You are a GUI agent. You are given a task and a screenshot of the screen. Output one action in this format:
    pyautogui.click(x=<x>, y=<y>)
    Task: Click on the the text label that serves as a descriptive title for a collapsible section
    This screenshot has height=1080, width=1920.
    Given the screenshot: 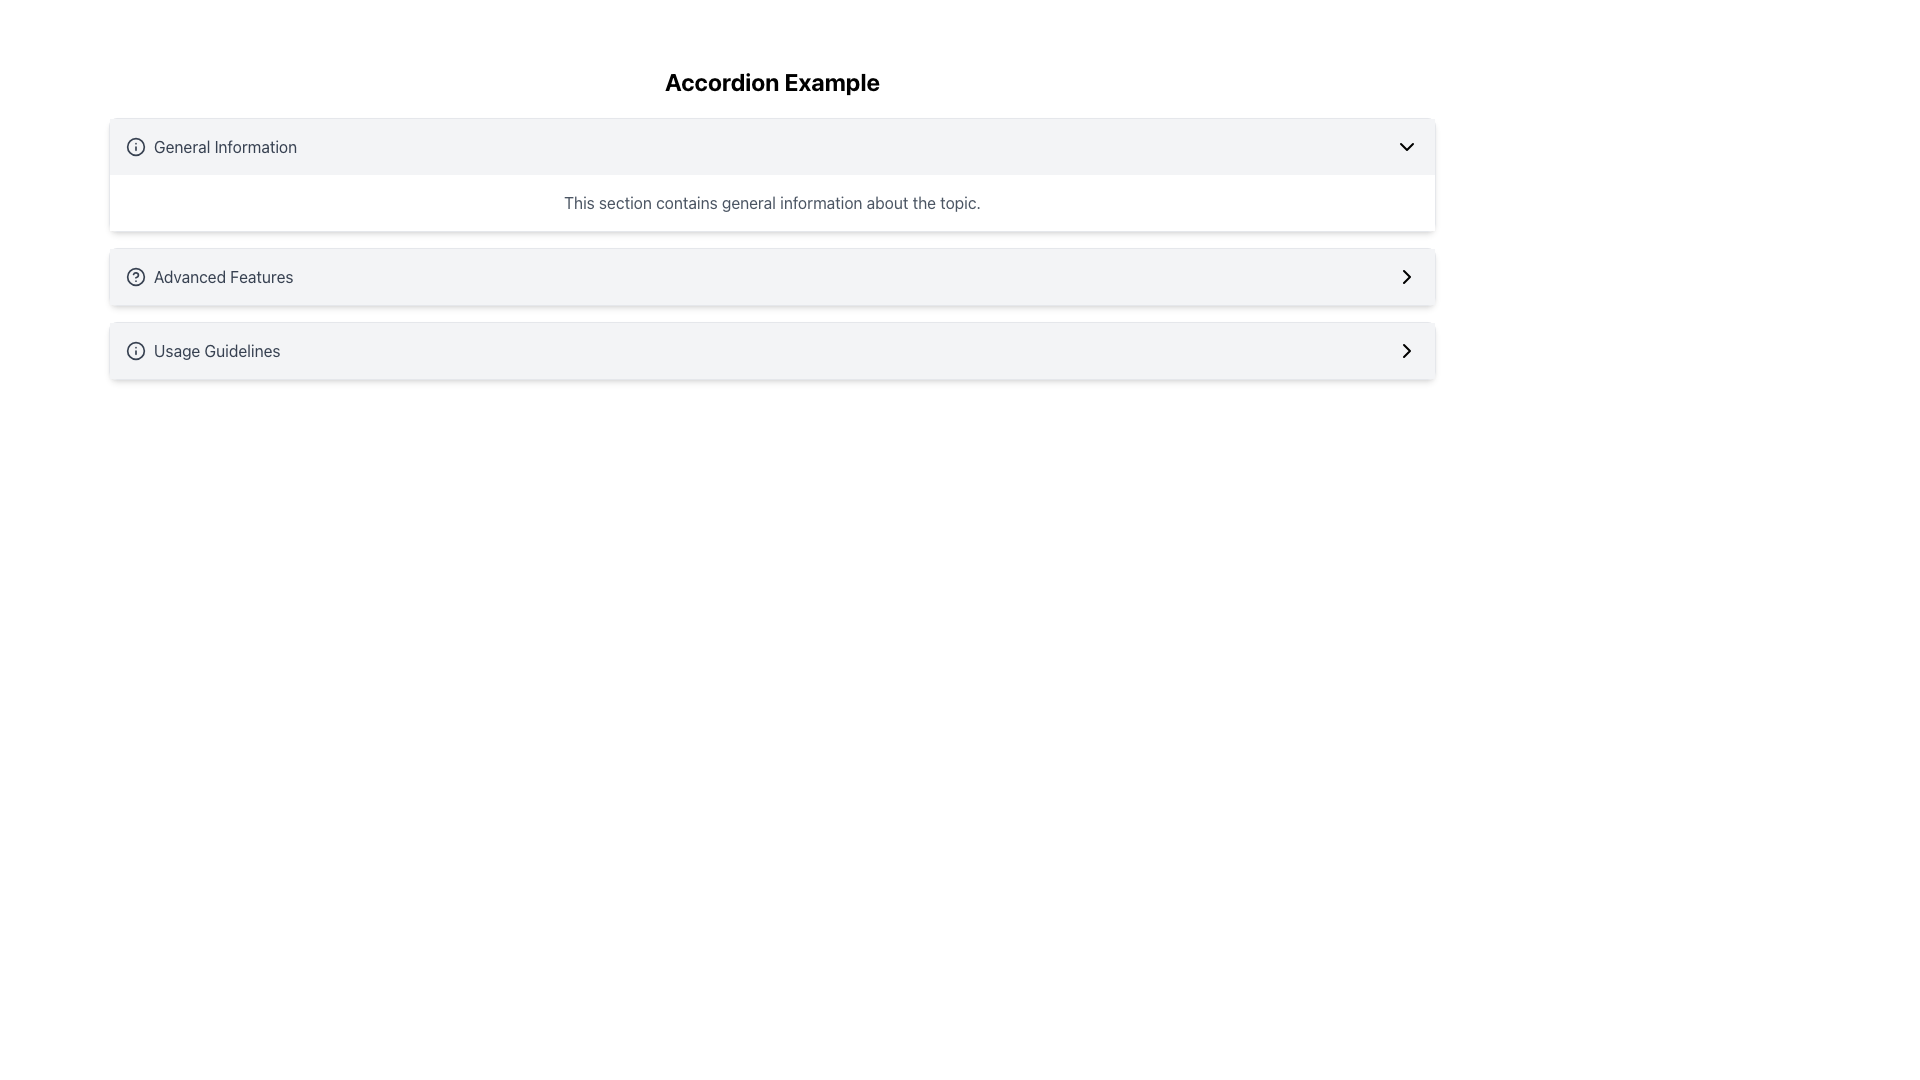 What is the action you would take?
    pyautogui.click(x=225, y=145)
    